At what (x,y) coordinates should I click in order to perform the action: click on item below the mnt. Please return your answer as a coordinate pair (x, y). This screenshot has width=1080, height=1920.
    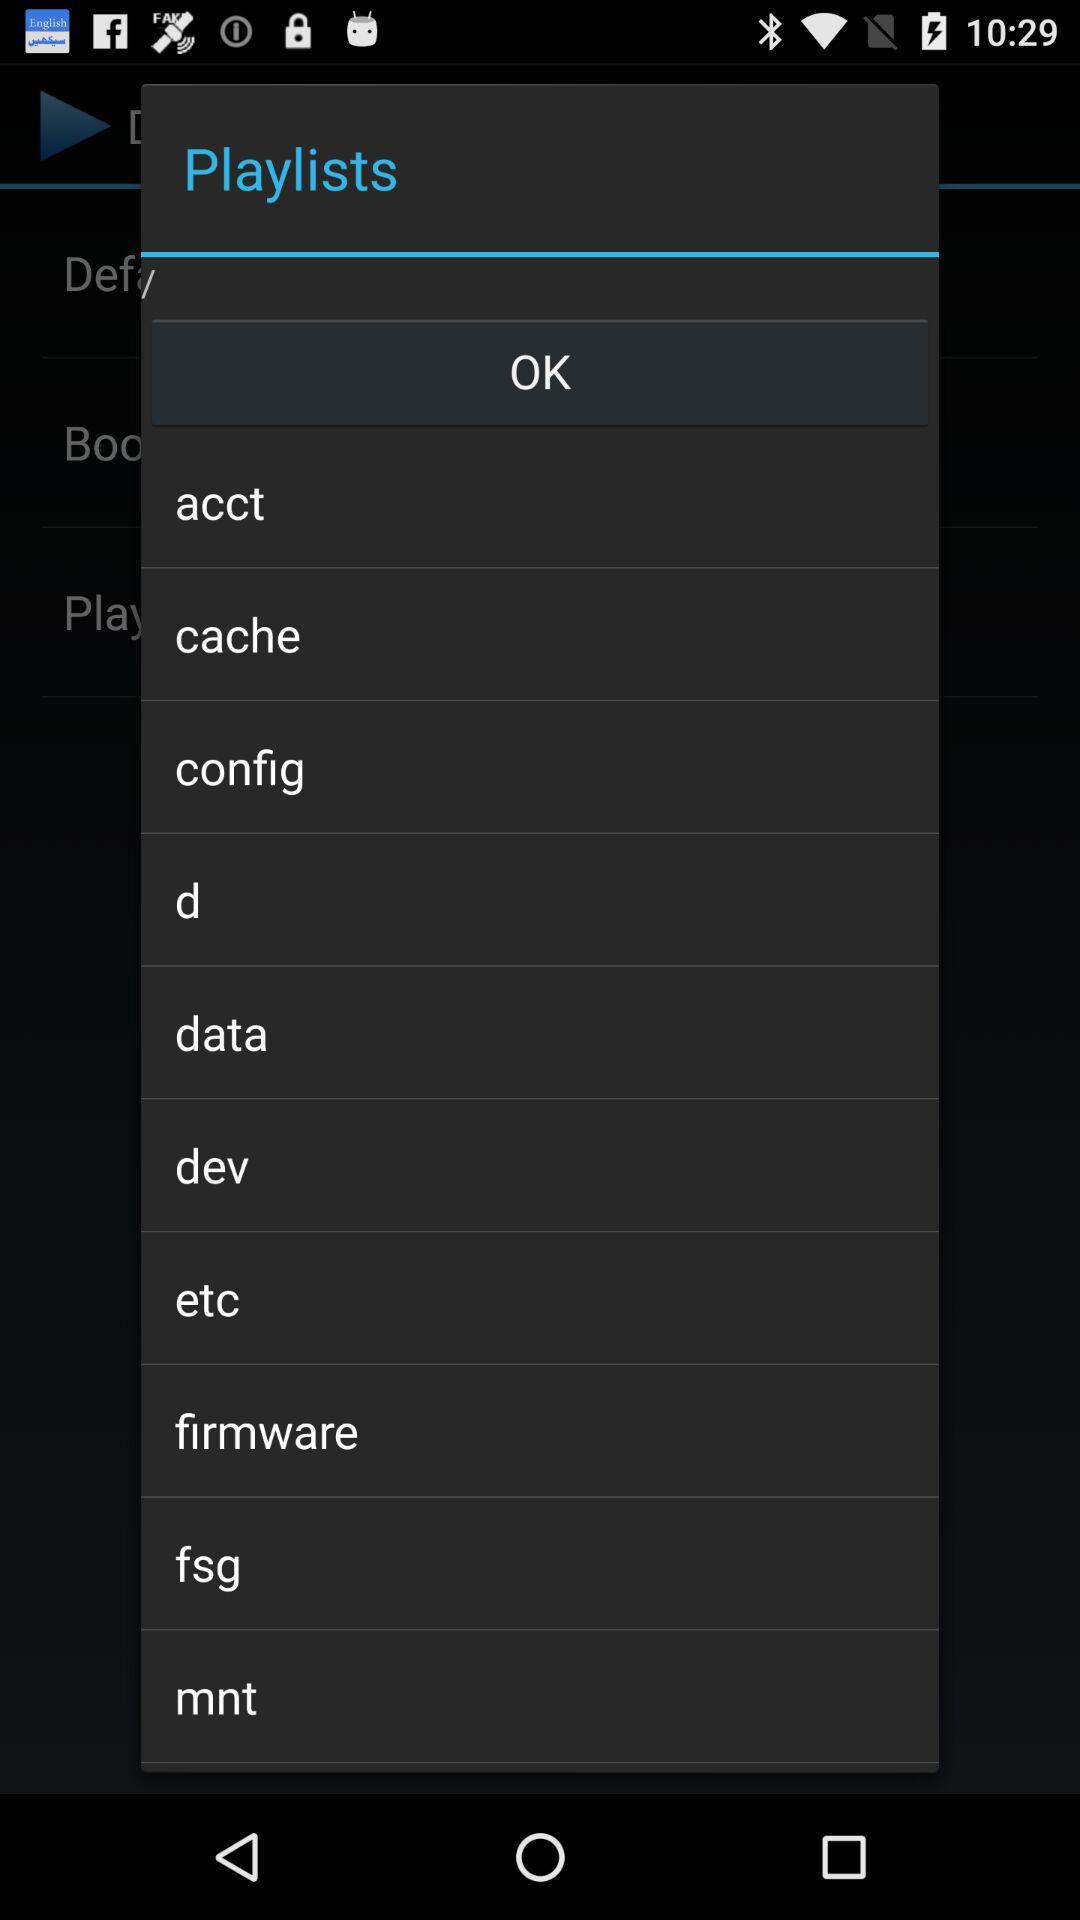
    Looking at the image, I should click on (540, 1768).